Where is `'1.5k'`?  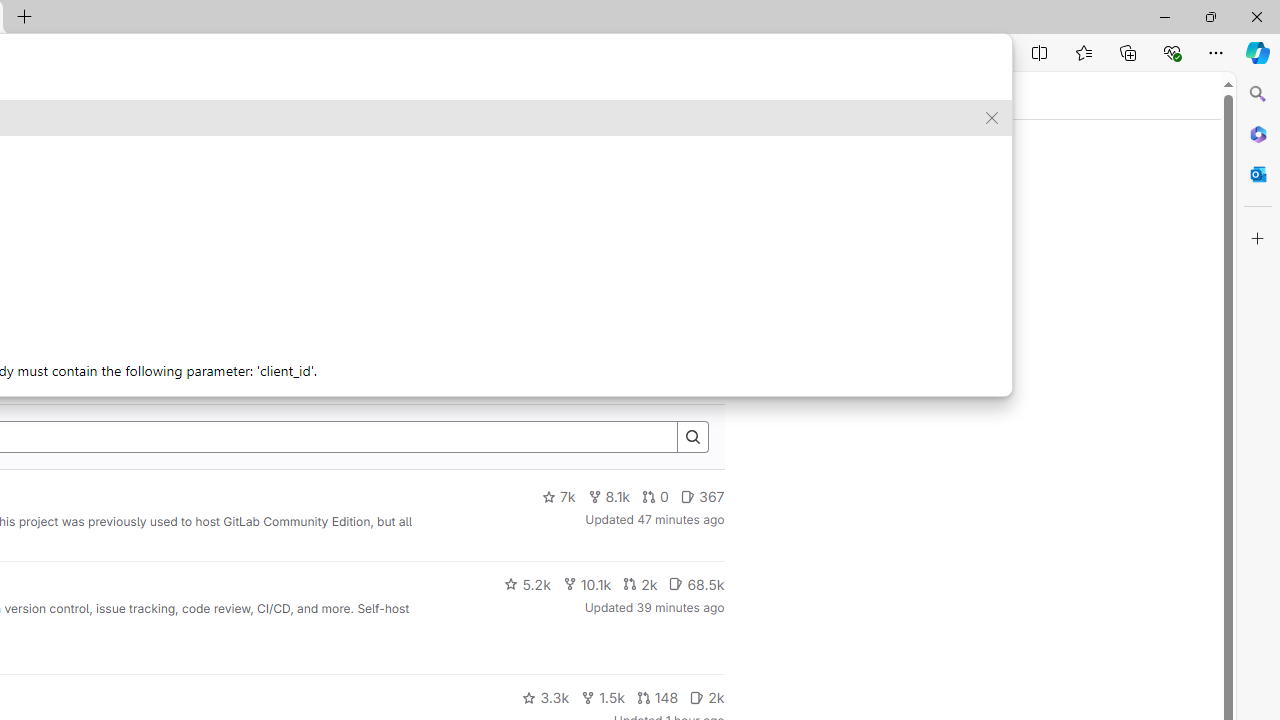 '1.5k' is located at coordinates (601, 697).